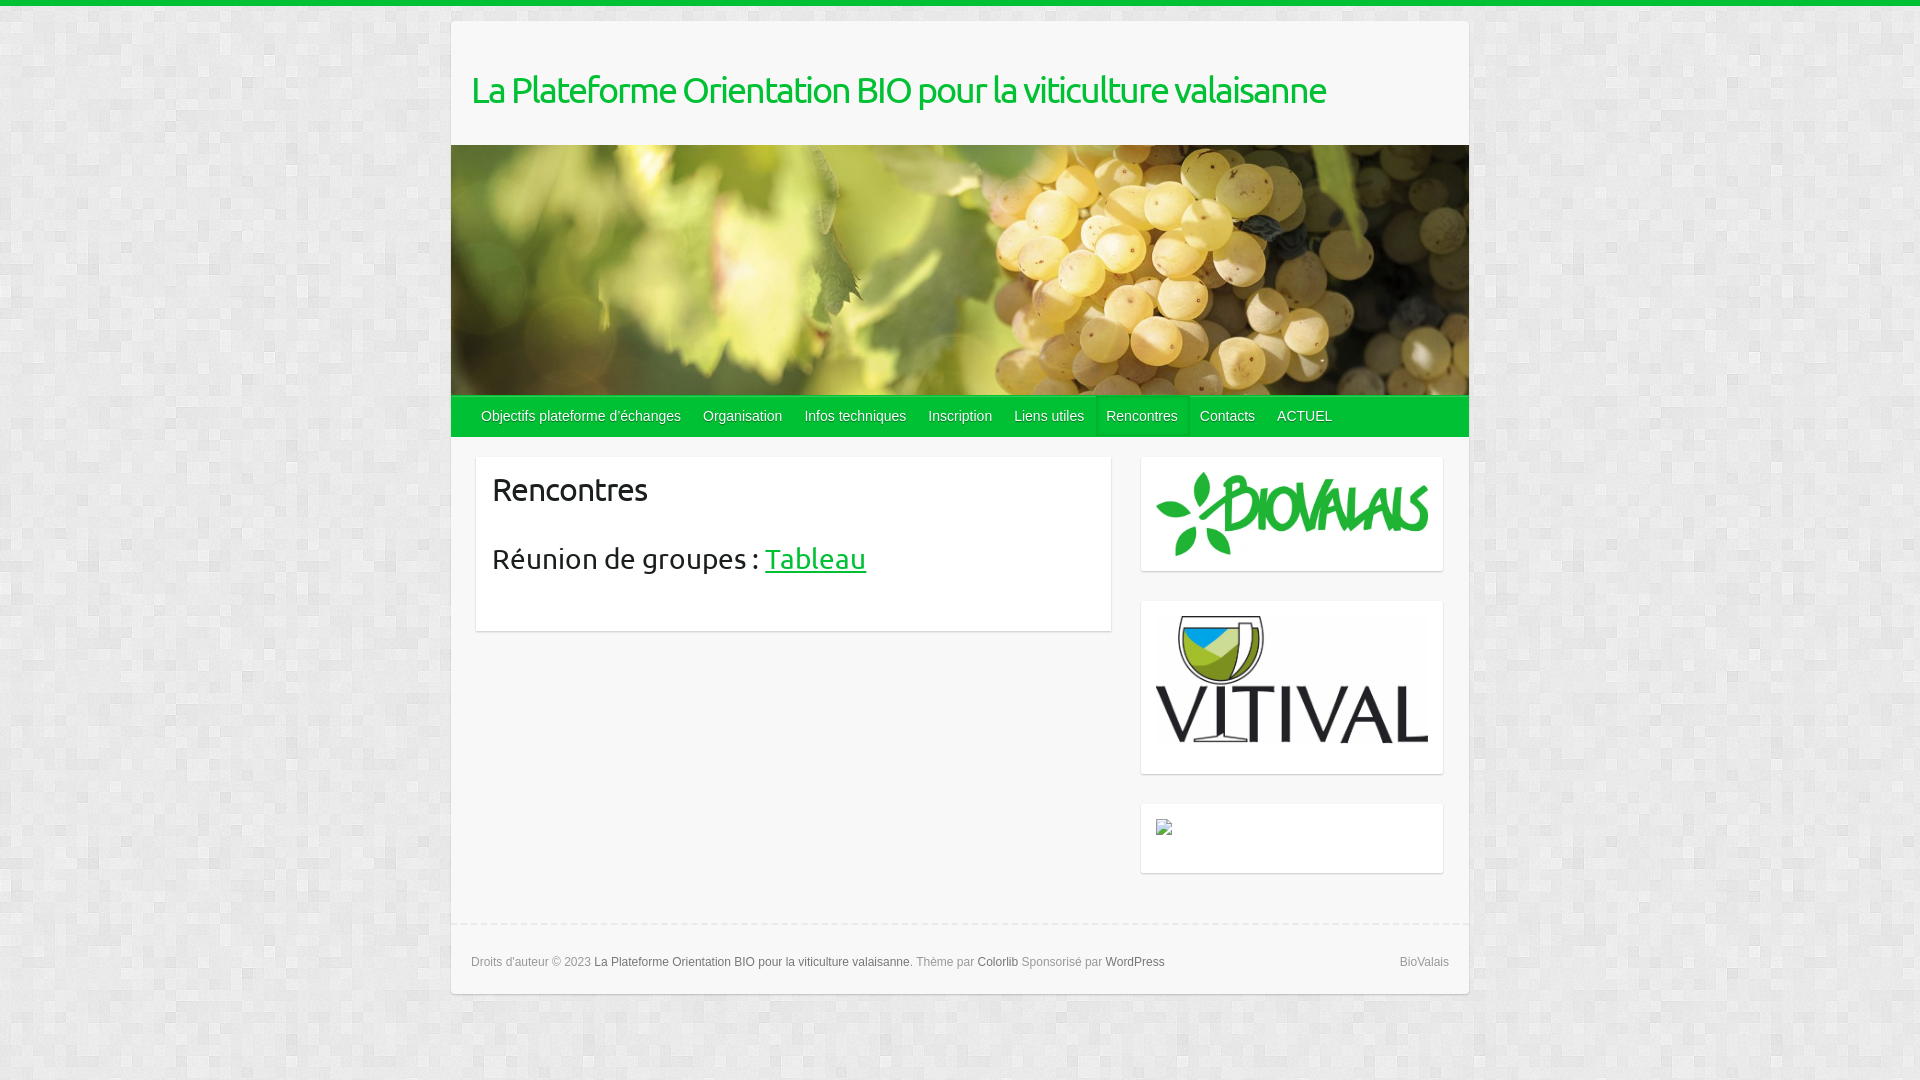 This screenshot has height=1080, width=1920. I want to click on 'ACTUEL', so click(1305, 415).